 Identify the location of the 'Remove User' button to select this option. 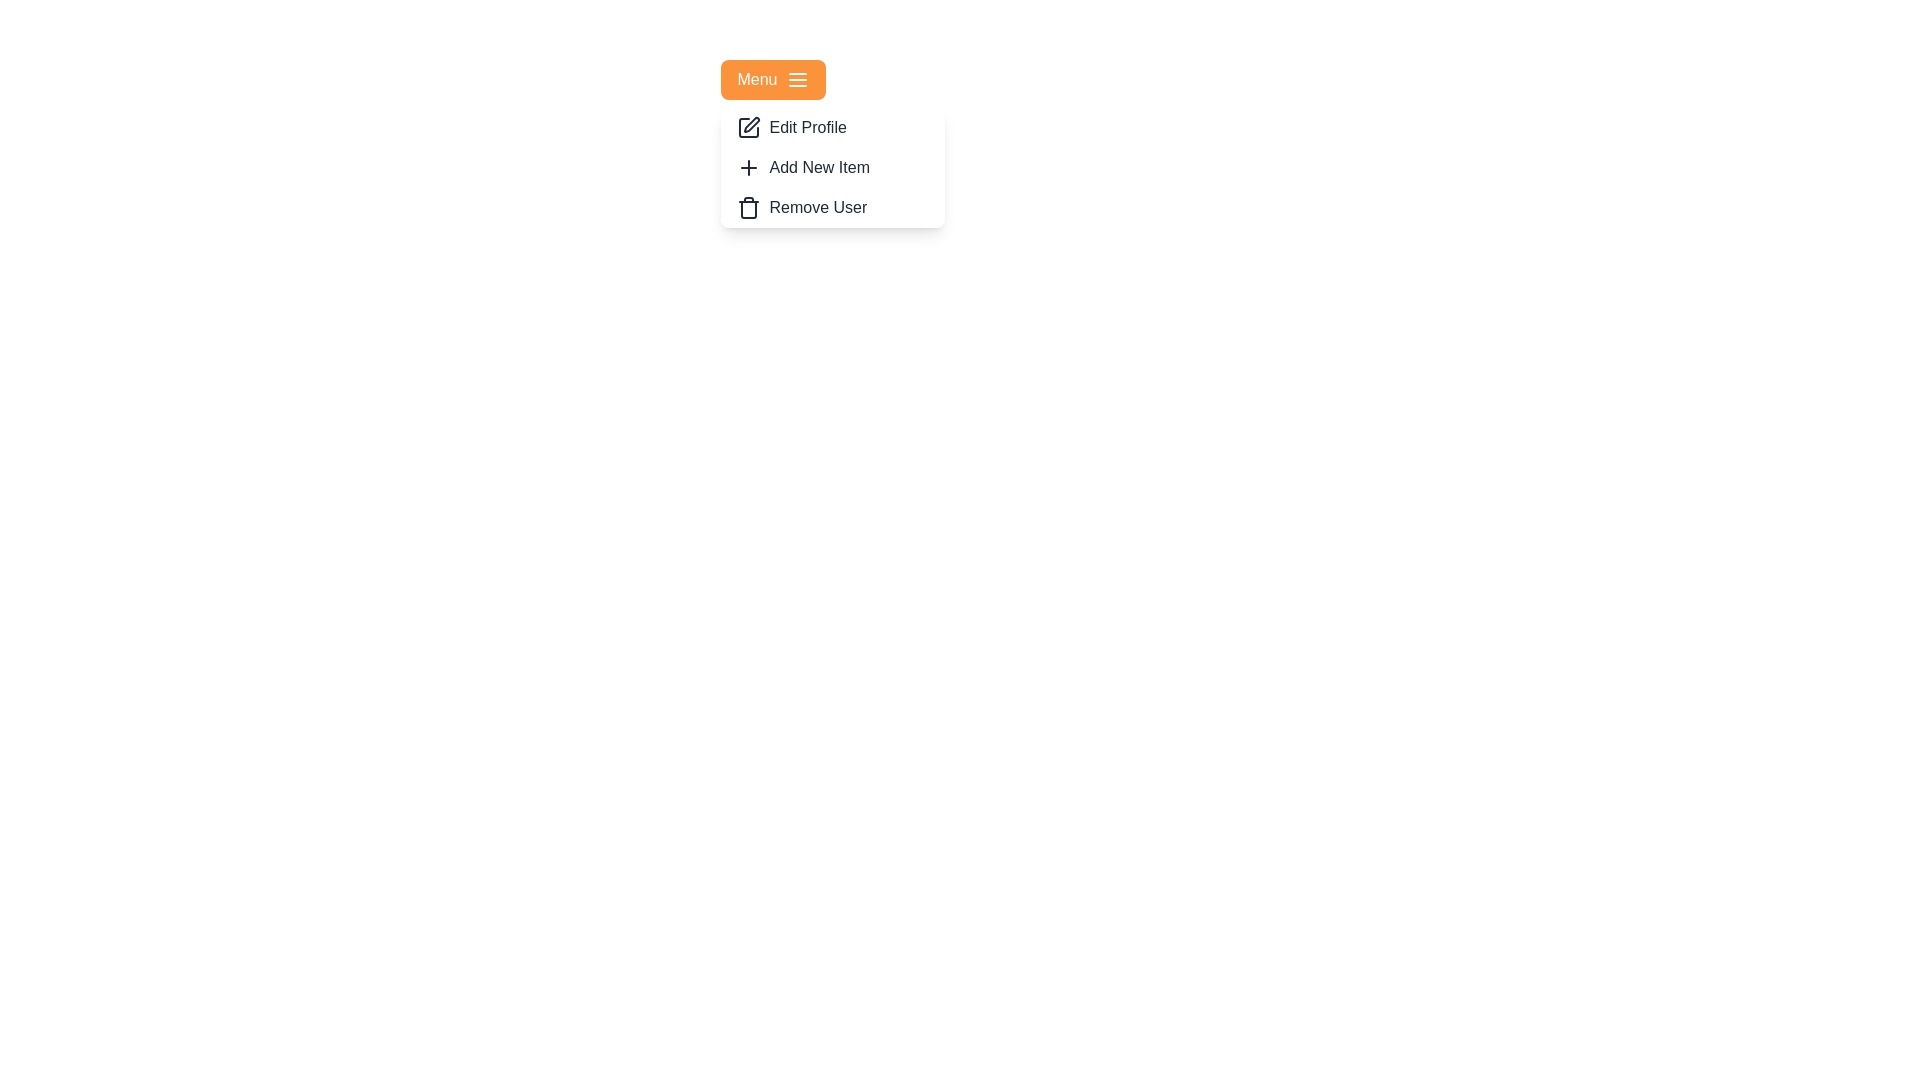
(833, 208).